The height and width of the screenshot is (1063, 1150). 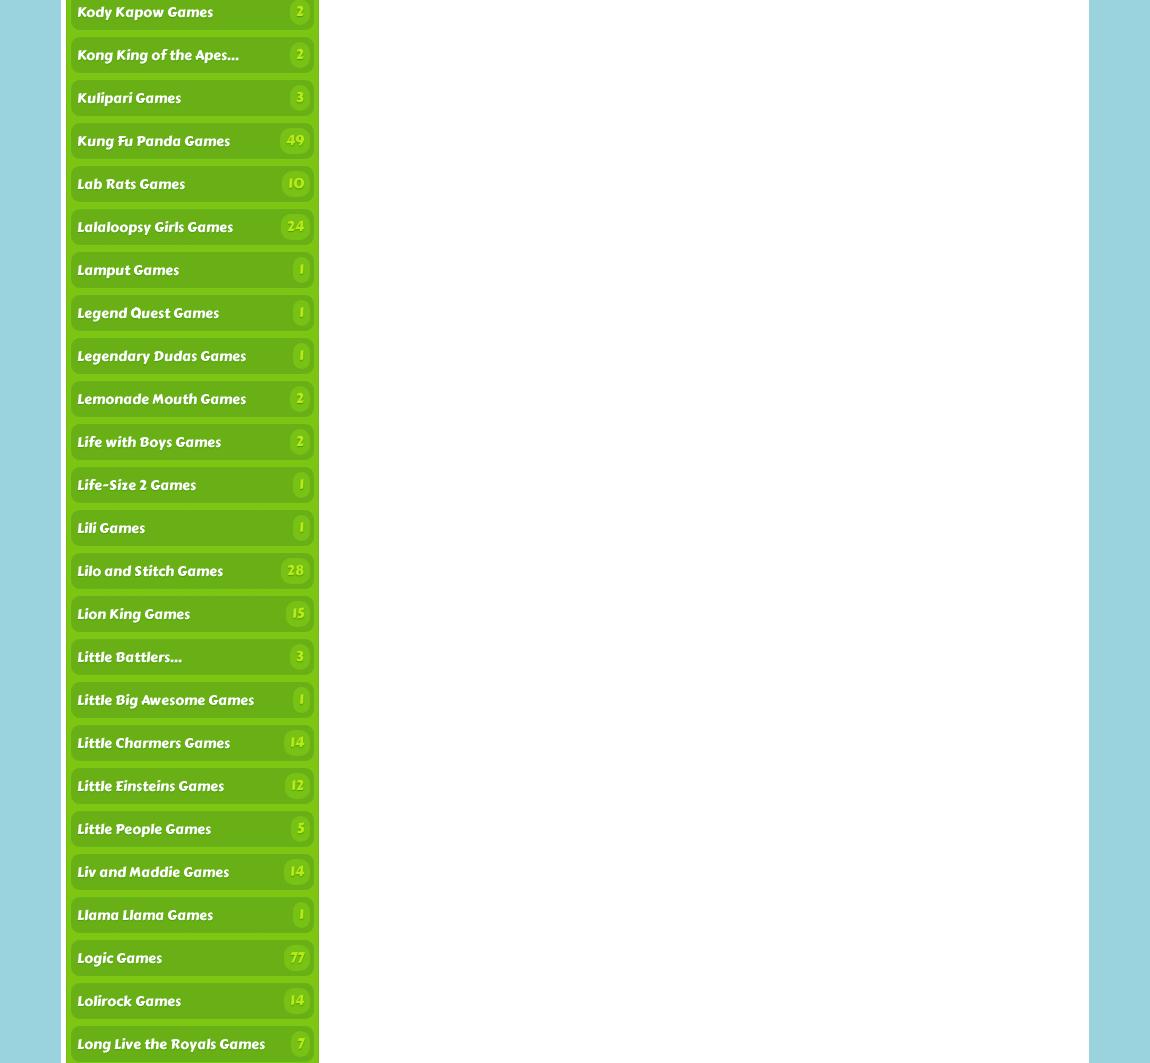 I want to click on 'Lamput Games', so click(x=76, y=270).